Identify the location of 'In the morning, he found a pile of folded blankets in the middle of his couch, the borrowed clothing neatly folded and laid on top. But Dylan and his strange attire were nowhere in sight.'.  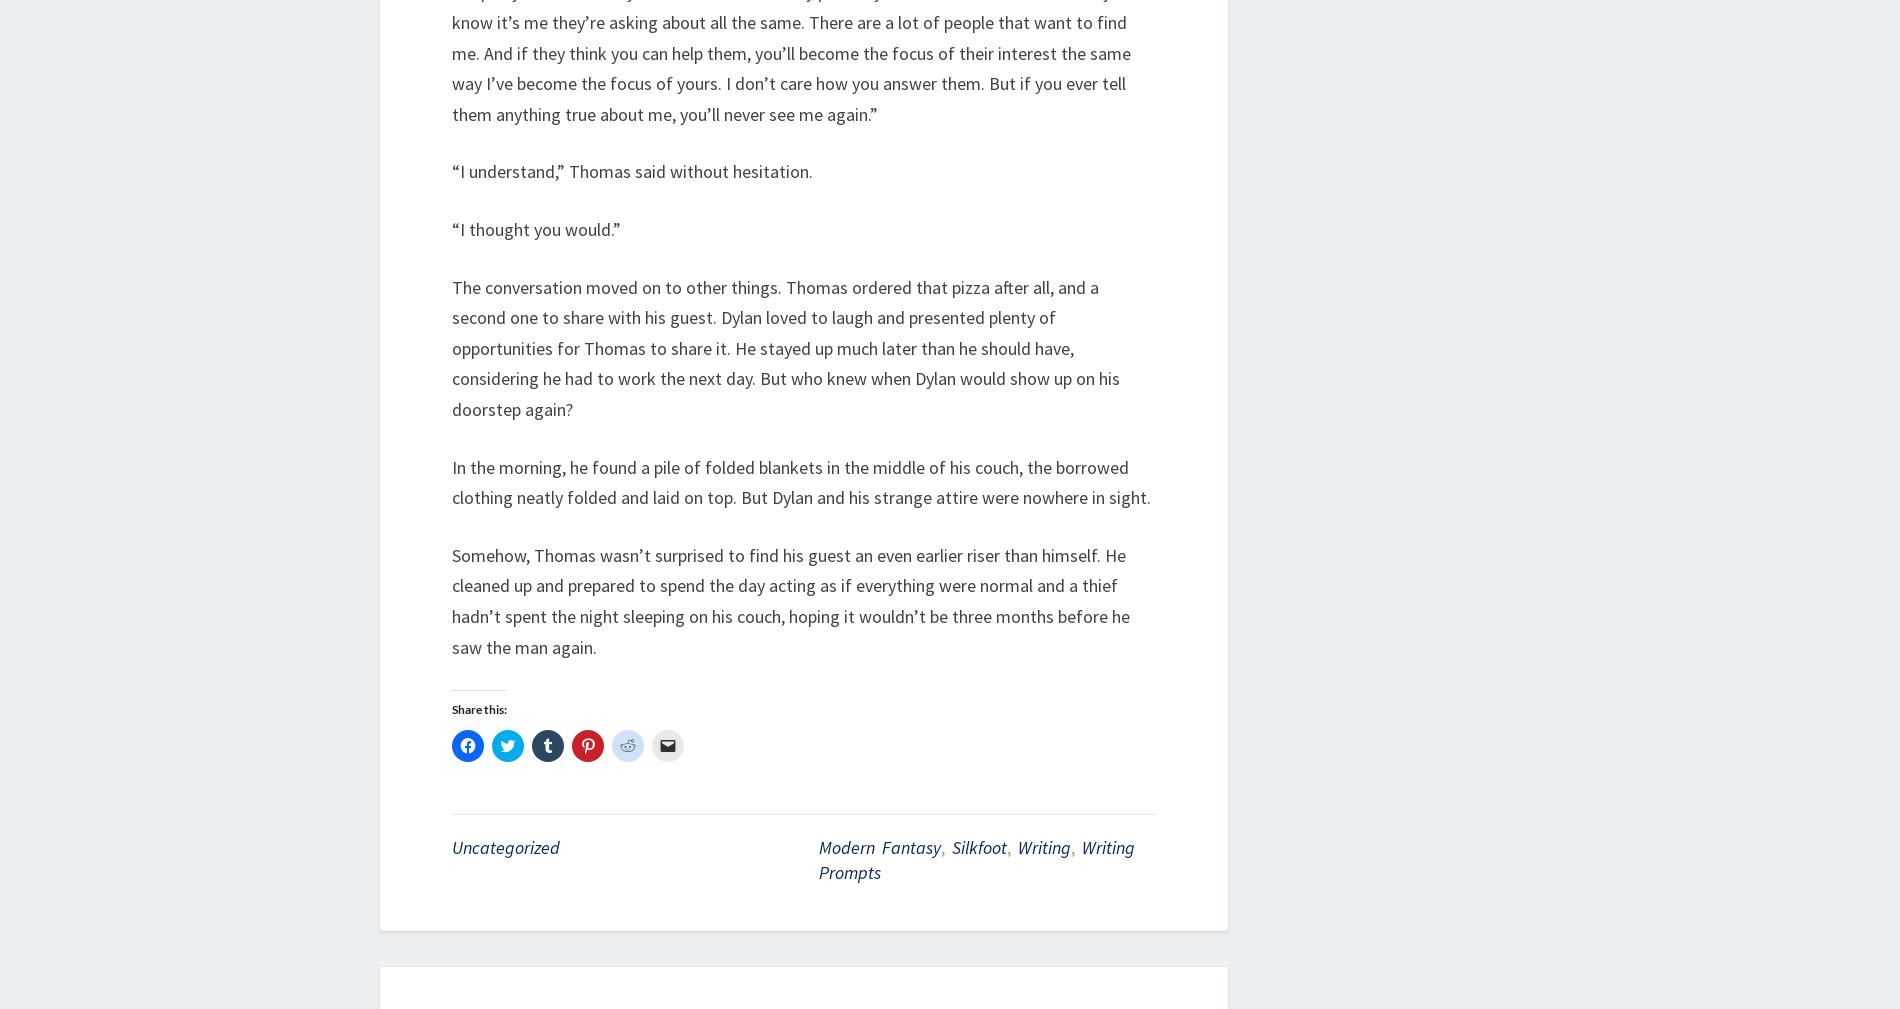
(800, 480).